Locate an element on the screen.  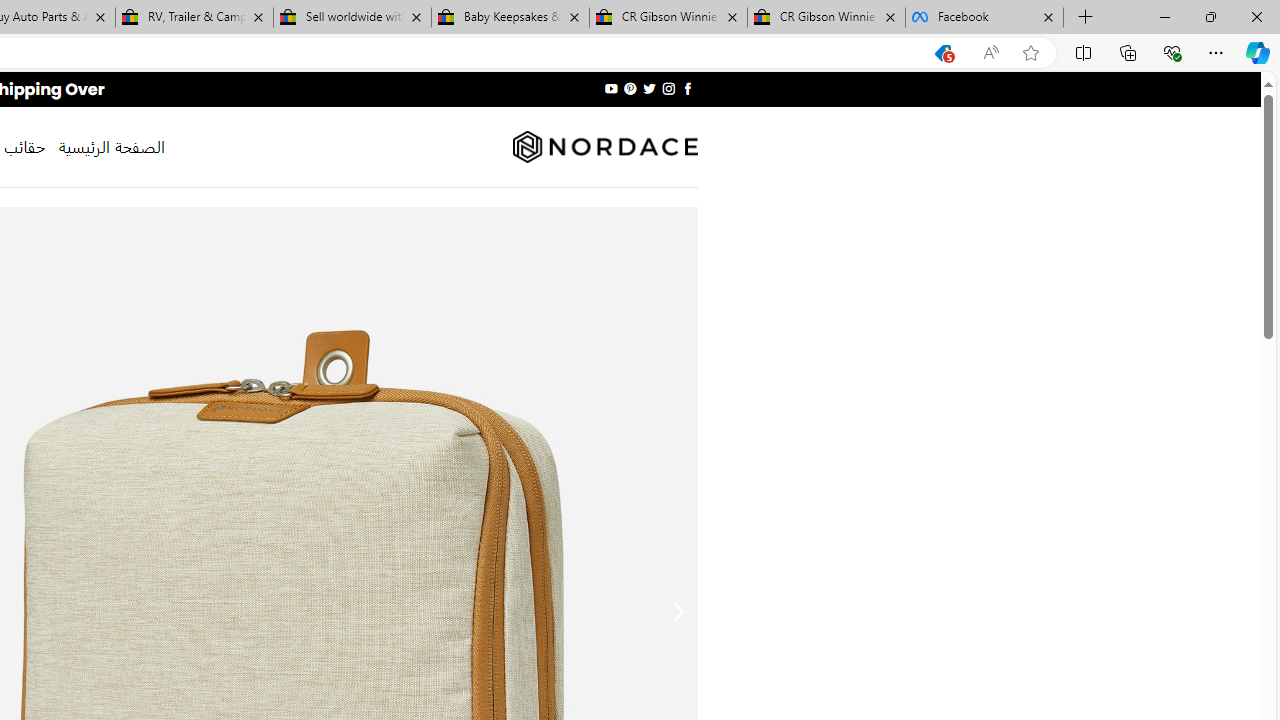
'Read aloud this page (Ctrl+Shift+U)' is located at coordinates (991, 52).